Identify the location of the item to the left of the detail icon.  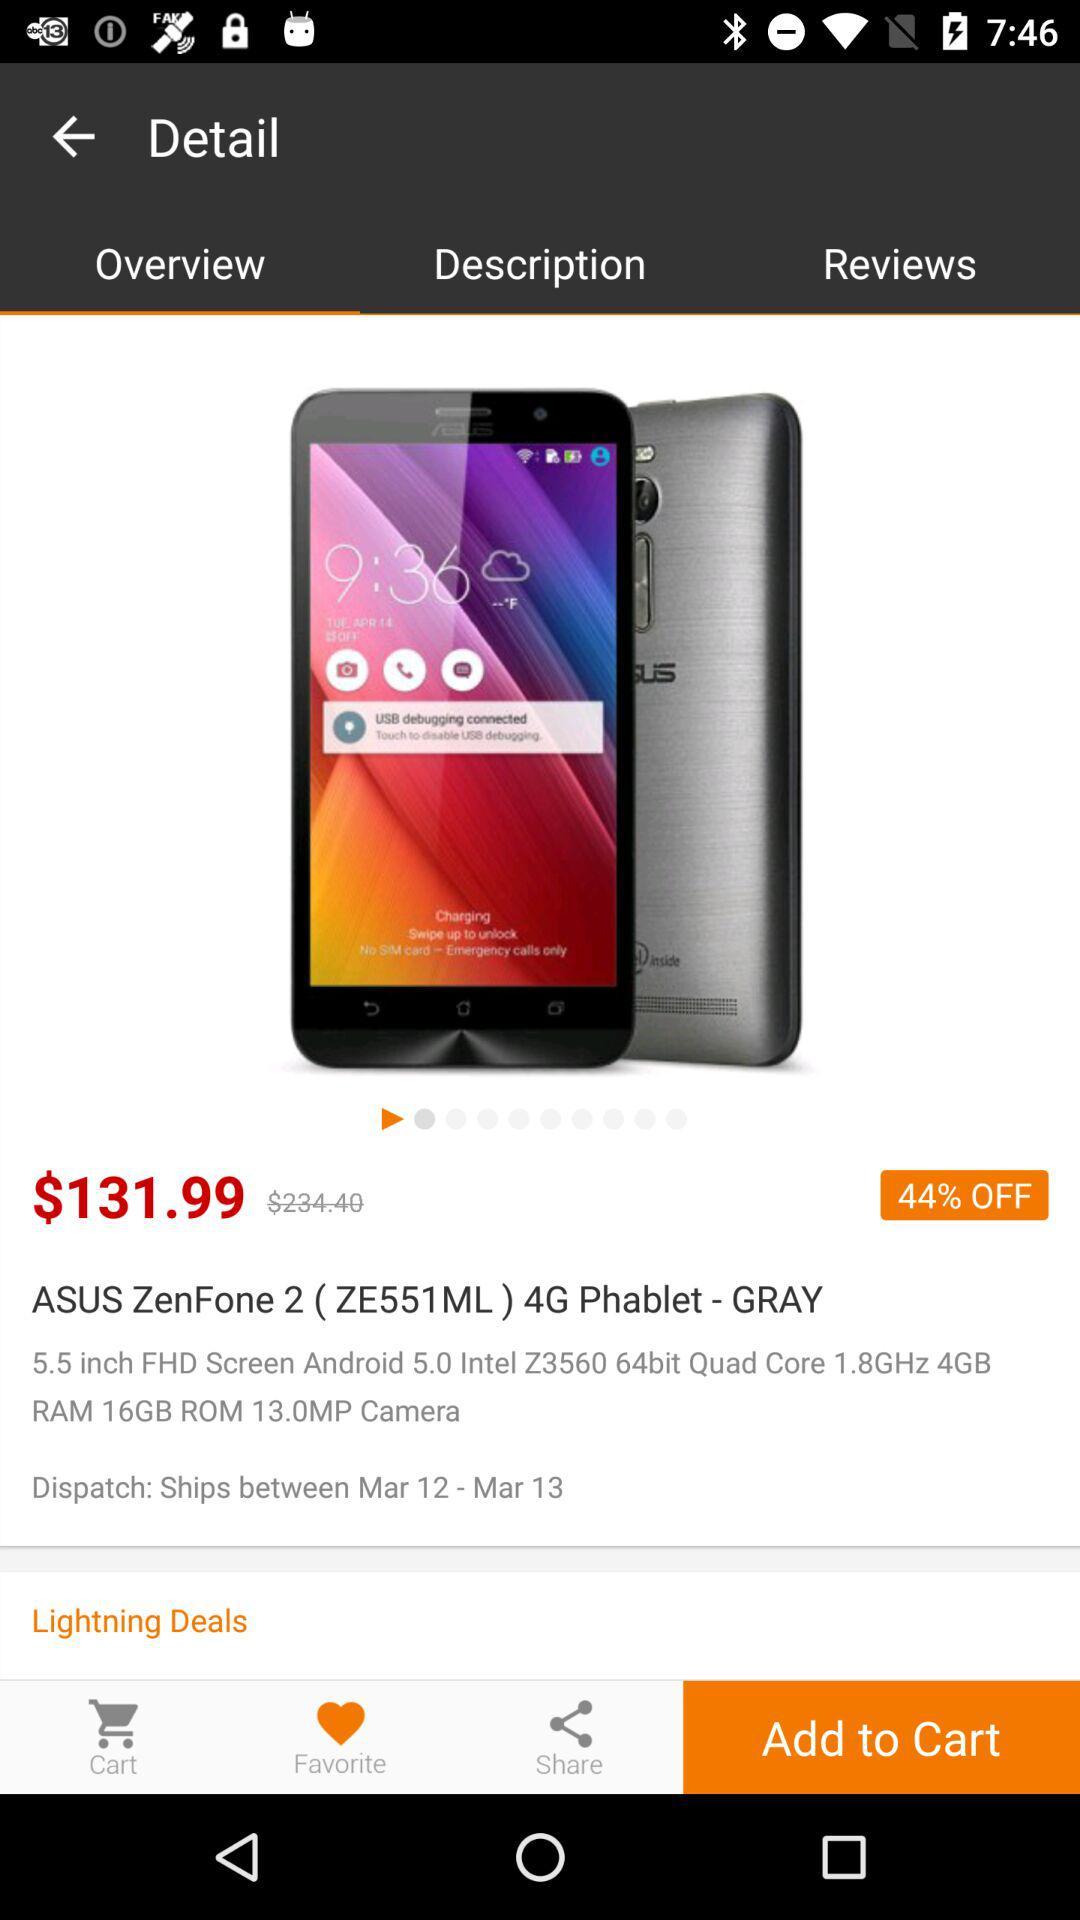
(72, 135).